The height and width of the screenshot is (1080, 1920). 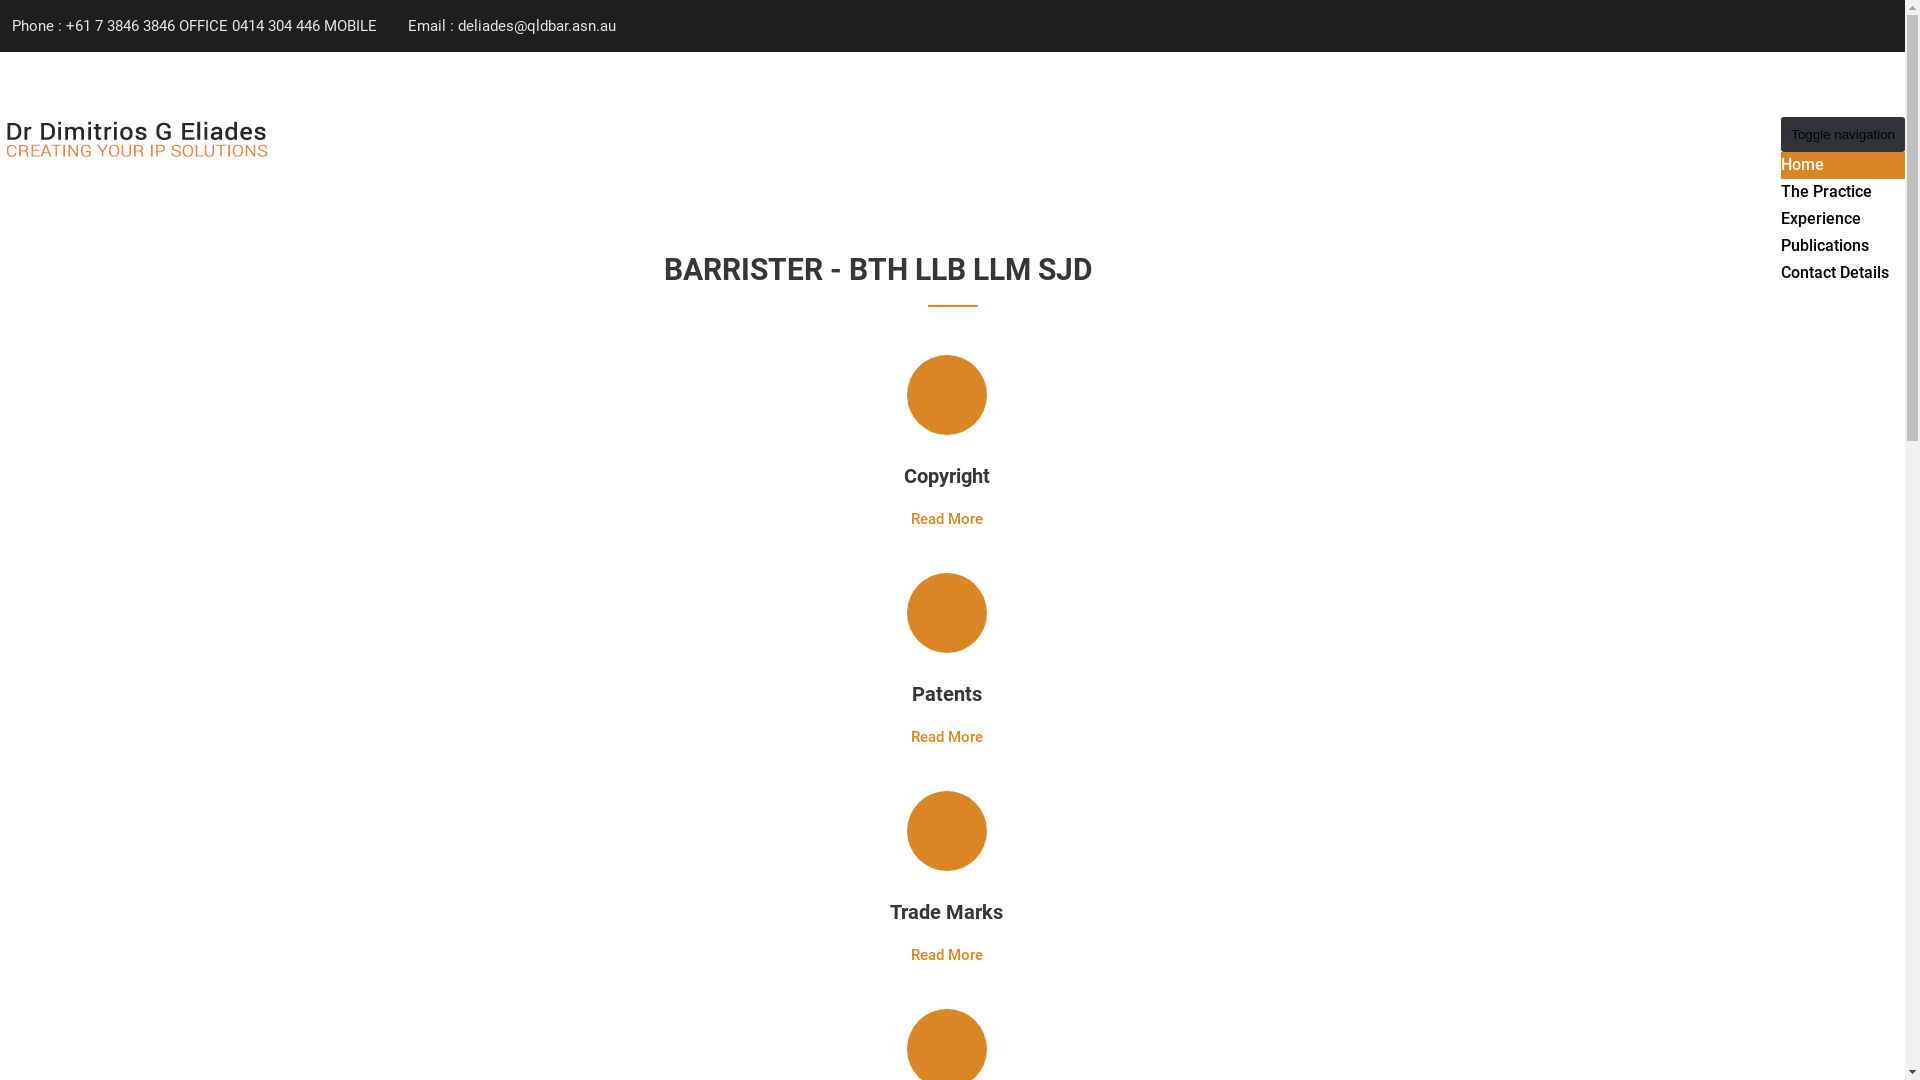 I want to click on 'Trade Marks', so click(x=945, y=911).